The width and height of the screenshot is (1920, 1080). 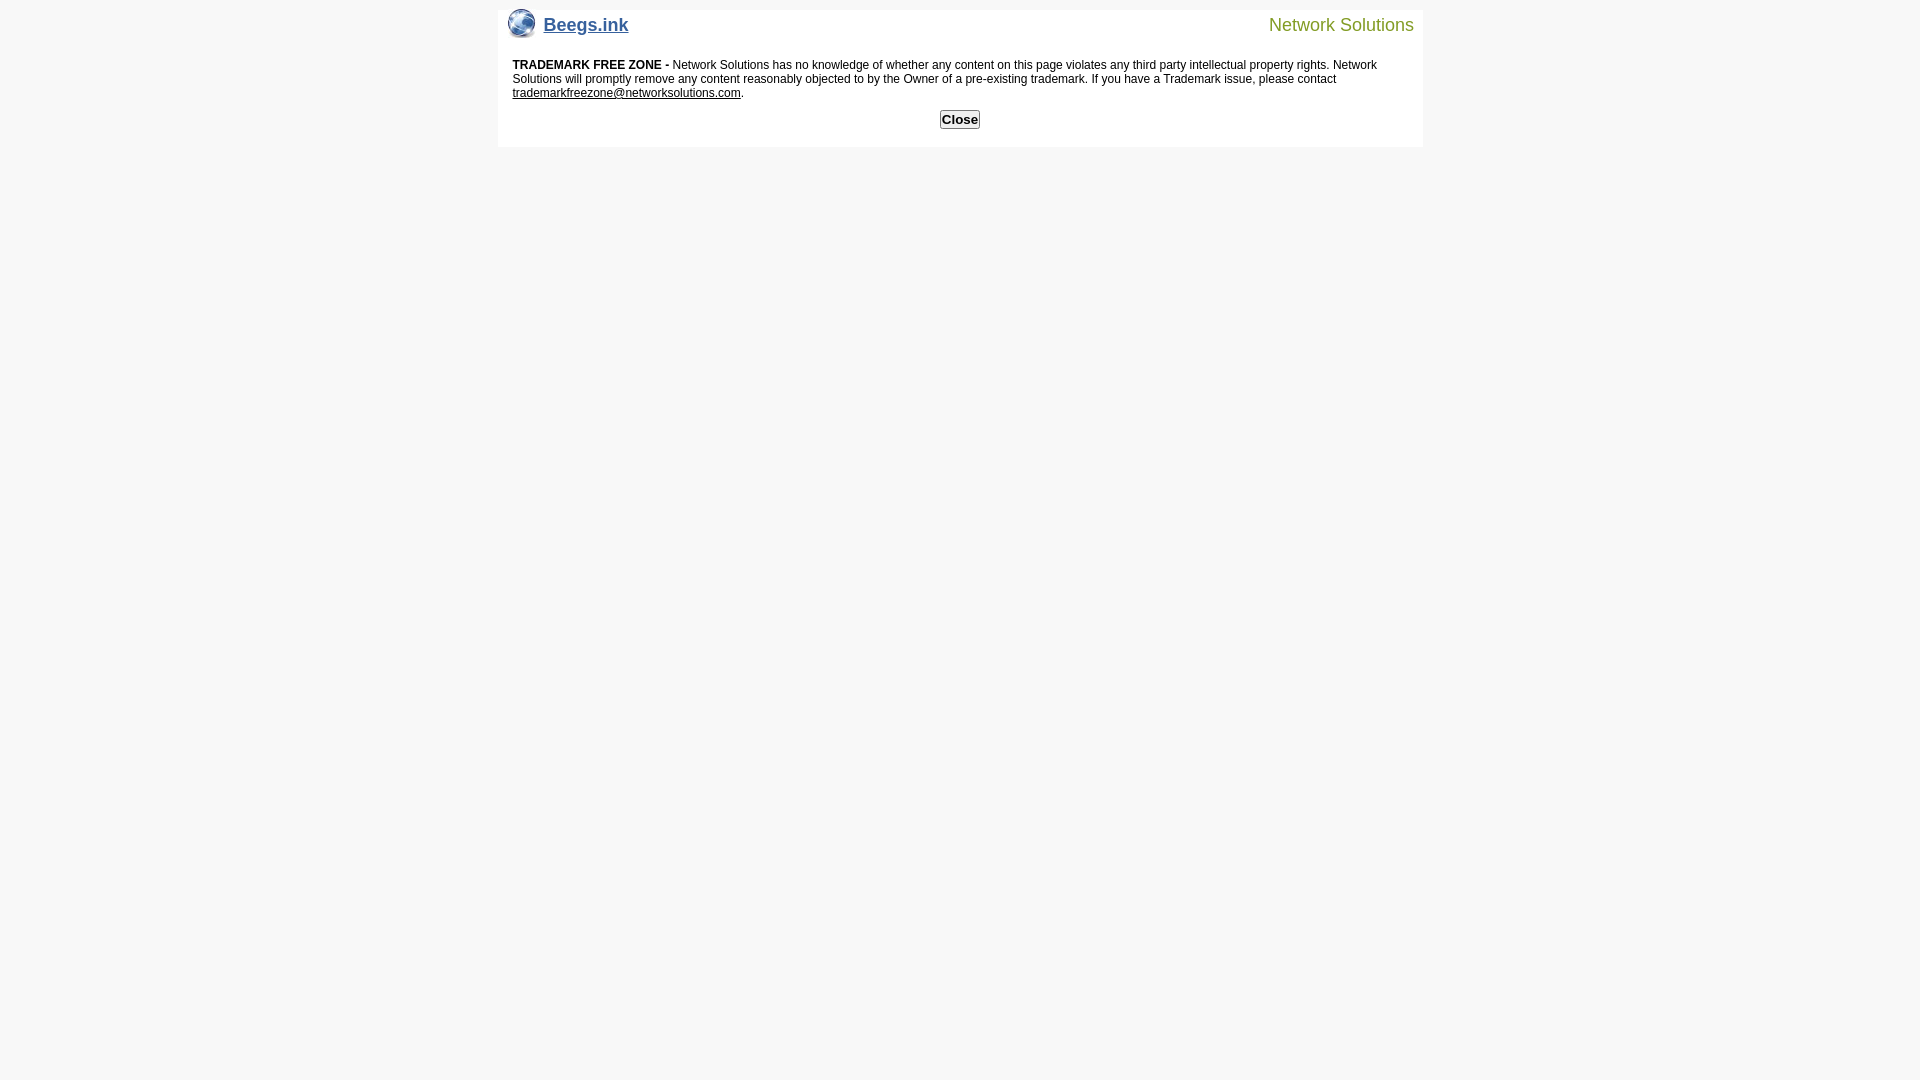 I want to click on 'Network Solutions', so click(x=1329, y=23).